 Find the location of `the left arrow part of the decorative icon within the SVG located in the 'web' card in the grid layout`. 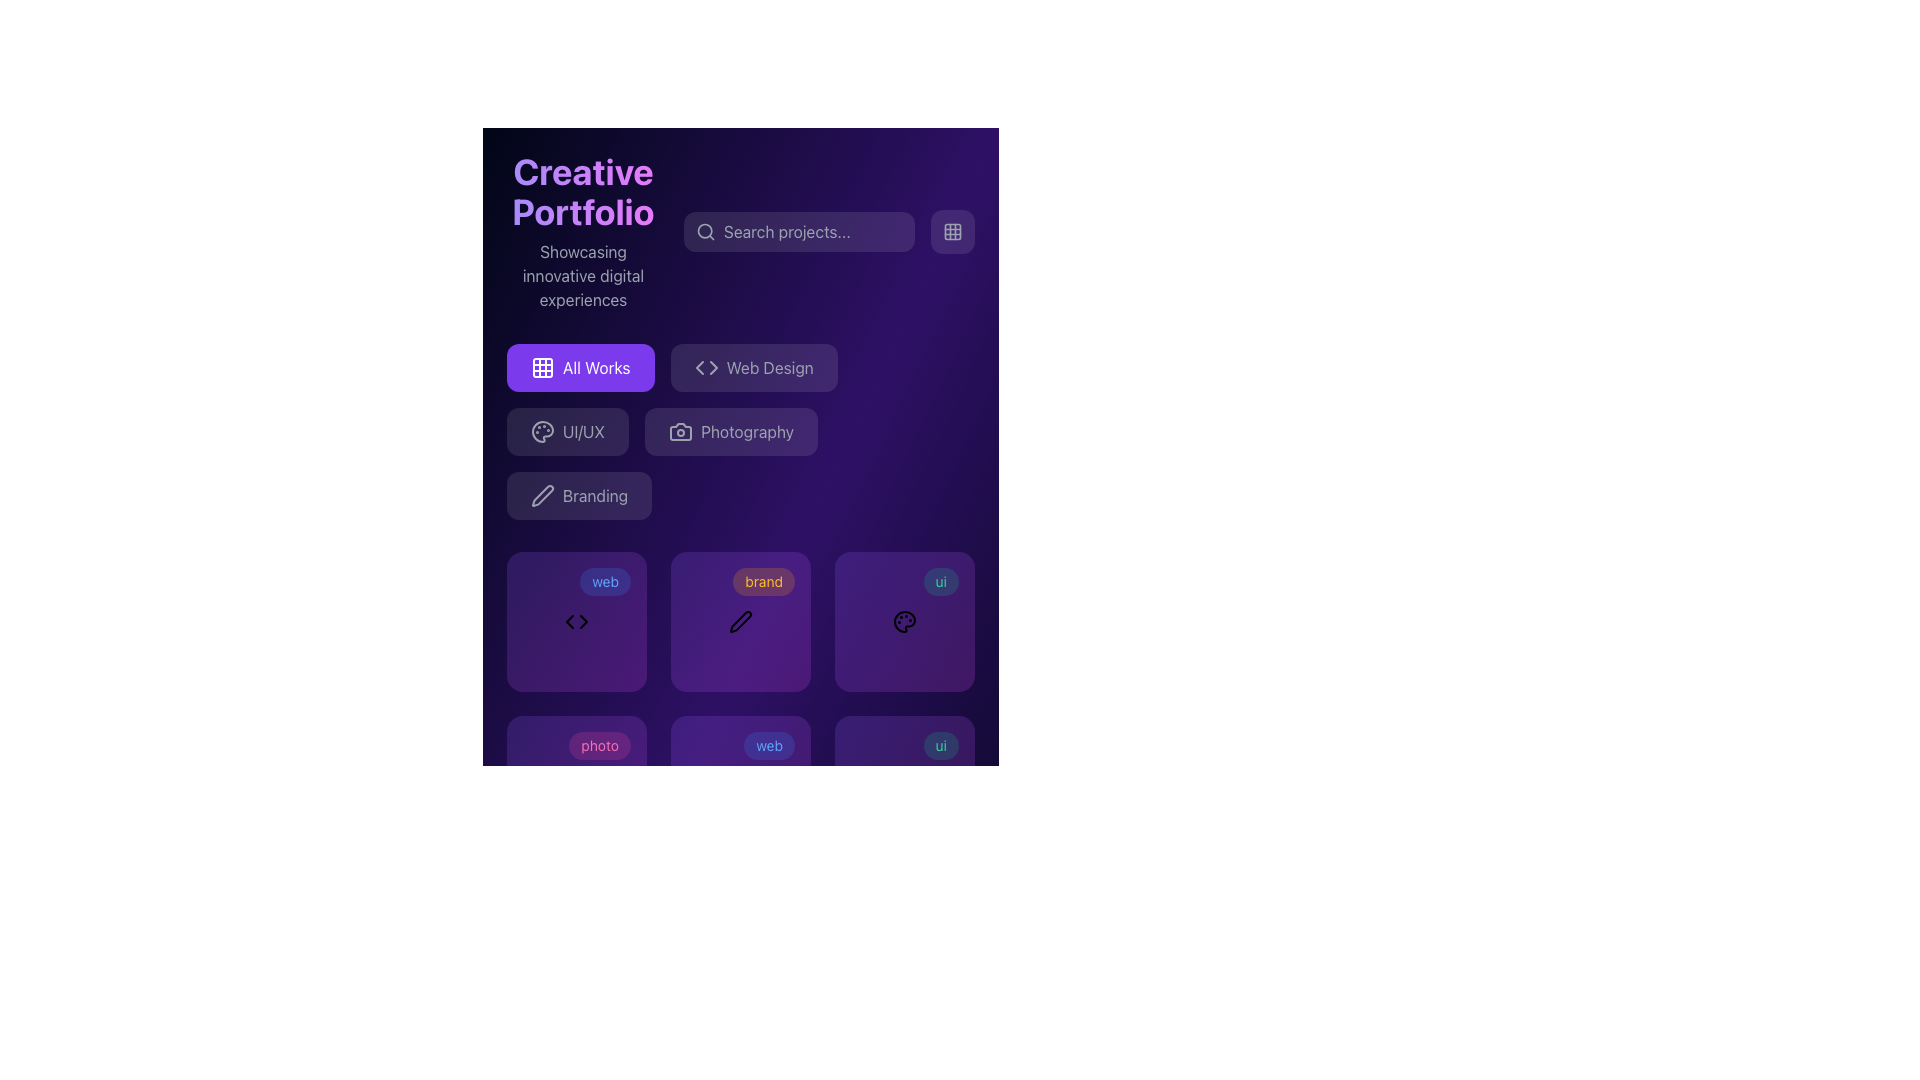

the left arrow part of the decorative icon within the SVG located in the 'web' card in the grid layout is located at coordinates (569, 620).